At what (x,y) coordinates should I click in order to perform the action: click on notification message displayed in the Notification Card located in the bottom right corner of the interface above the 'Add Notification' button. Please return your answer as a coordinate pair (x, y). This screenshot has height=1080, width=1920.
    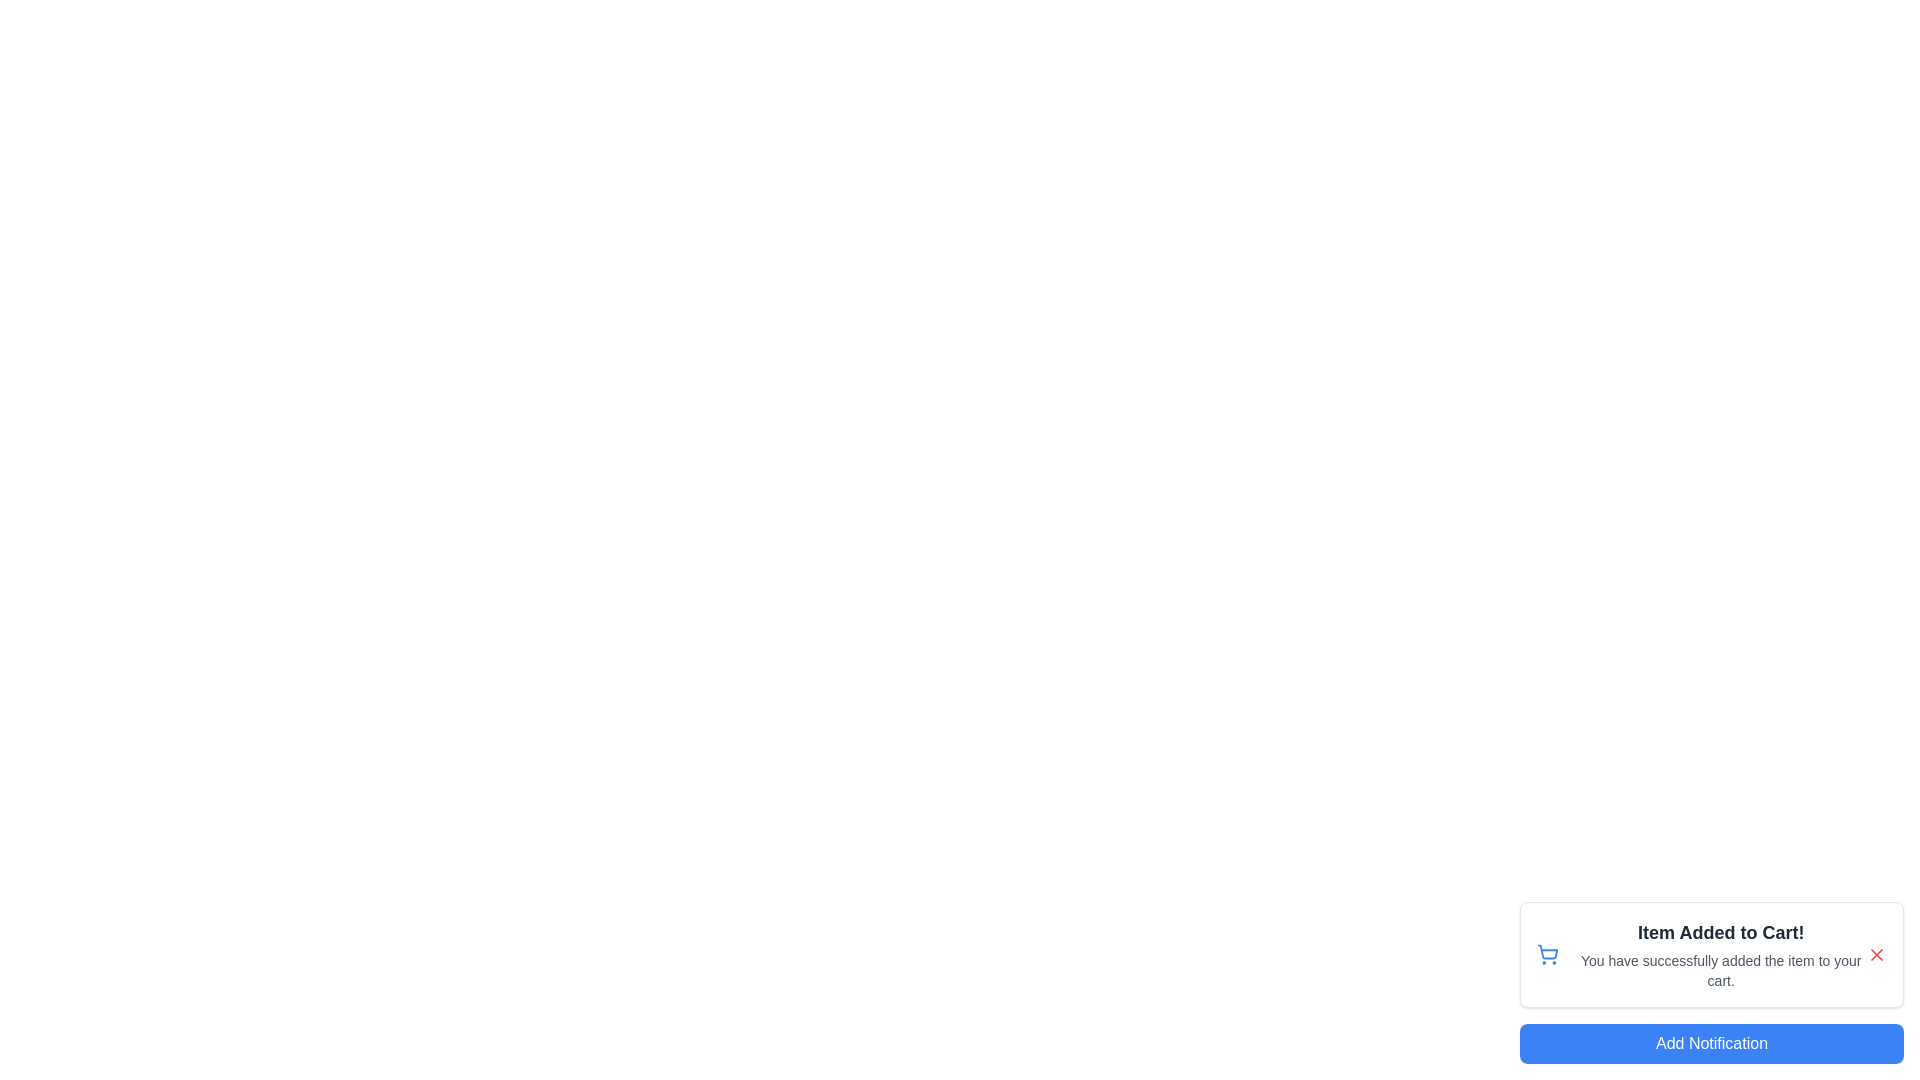
    Looking at the image, I should click on (1711, 982).